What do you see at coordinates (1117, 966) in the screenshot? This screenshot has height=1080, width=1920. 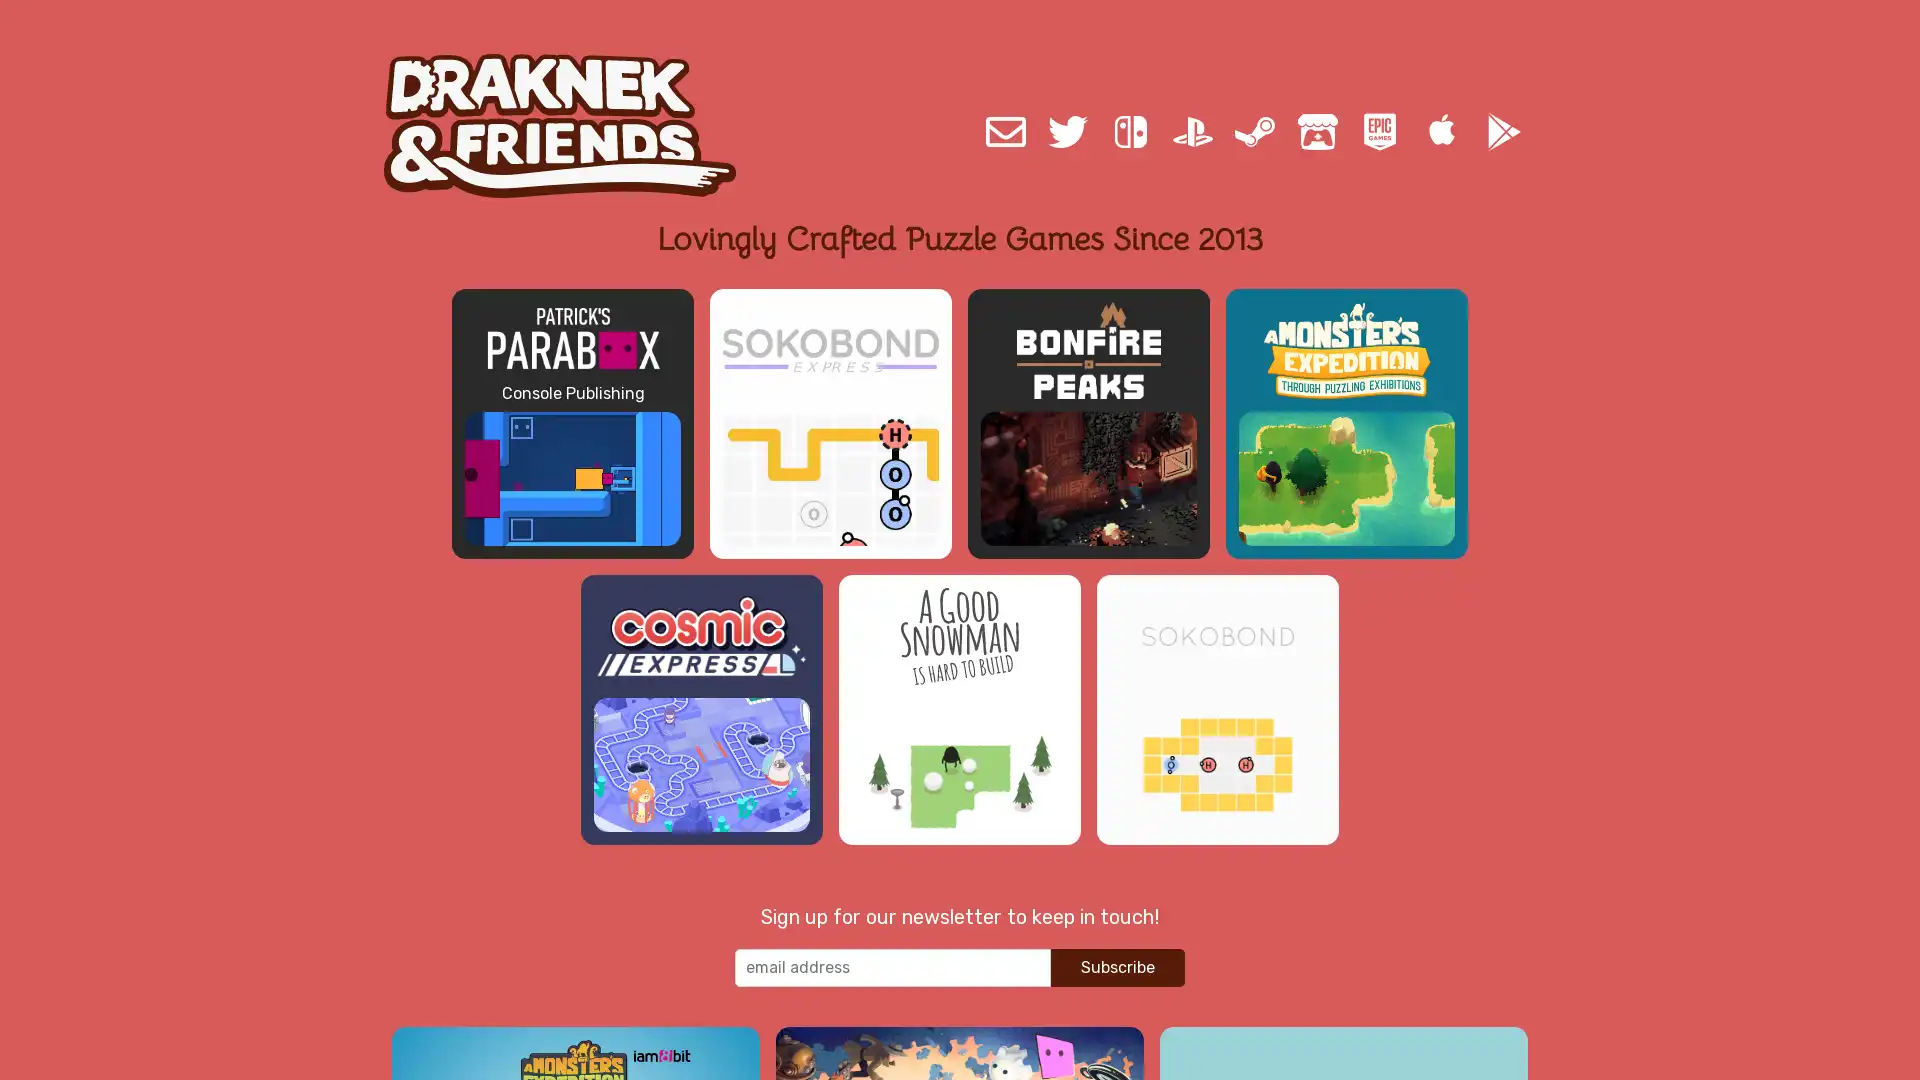 I see `Subscribe` at bounding box center [1117, 966].